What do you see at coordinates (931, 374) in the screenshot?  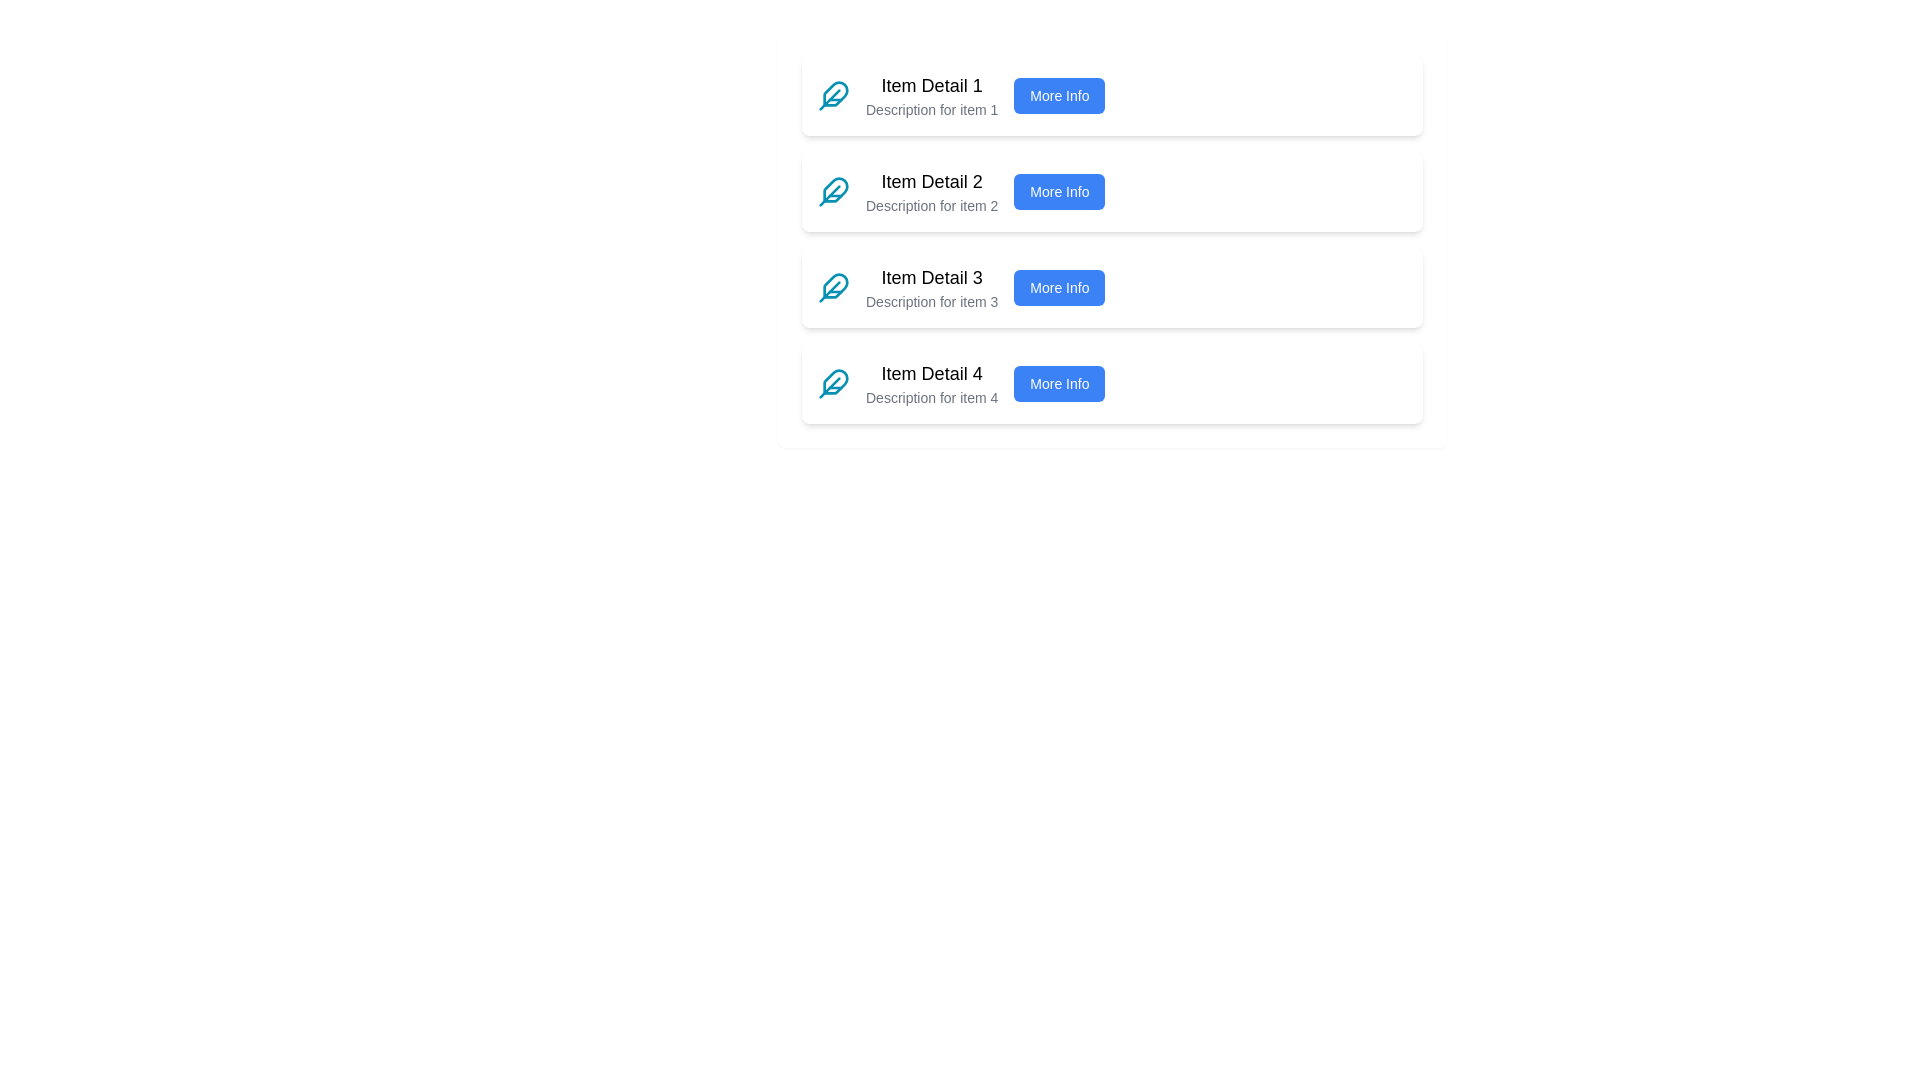 I see `the title text element located in the fourth position of the vertically ordered list, situated between 'Item Detail 3' and 'Description for item 4'` at bounding box center [931, 374].